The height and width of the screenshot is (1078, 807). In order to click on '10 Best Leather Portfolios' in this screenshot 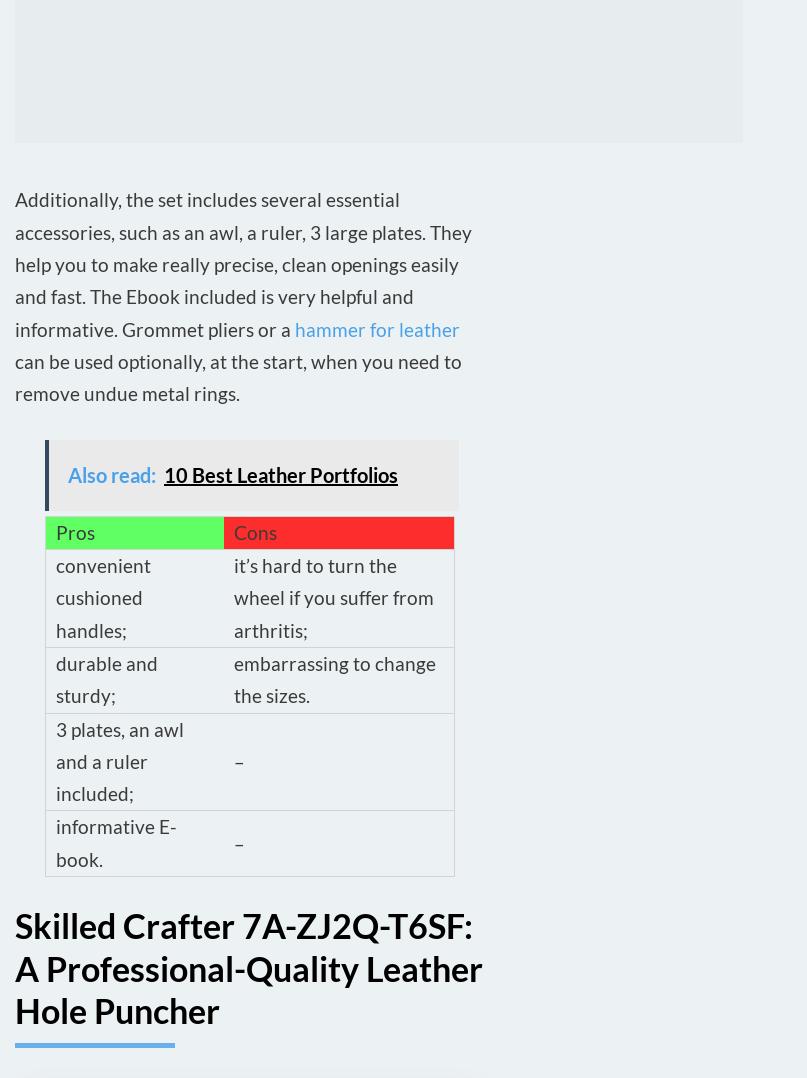, I will do `click(279, 472)`.